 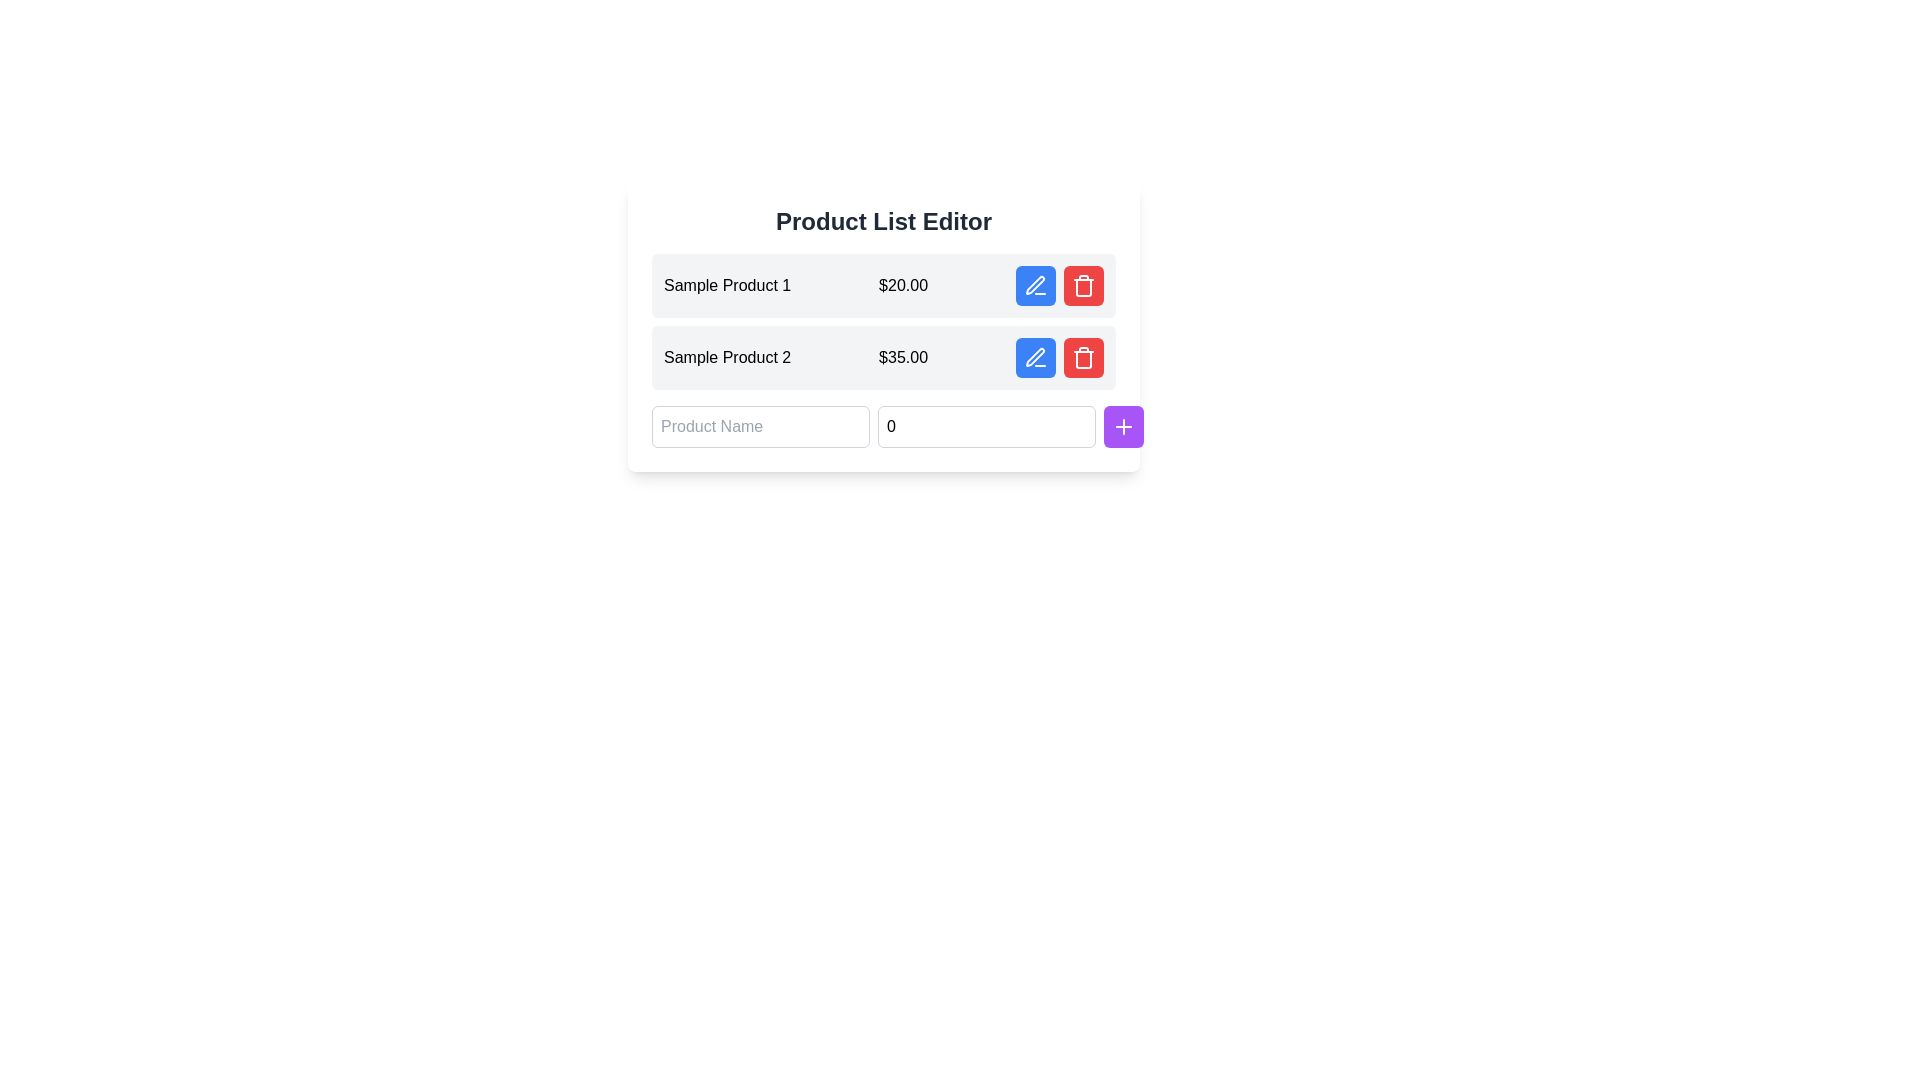 I want to click on the main body of the trash bin icon, so click(x=1083, y=288).